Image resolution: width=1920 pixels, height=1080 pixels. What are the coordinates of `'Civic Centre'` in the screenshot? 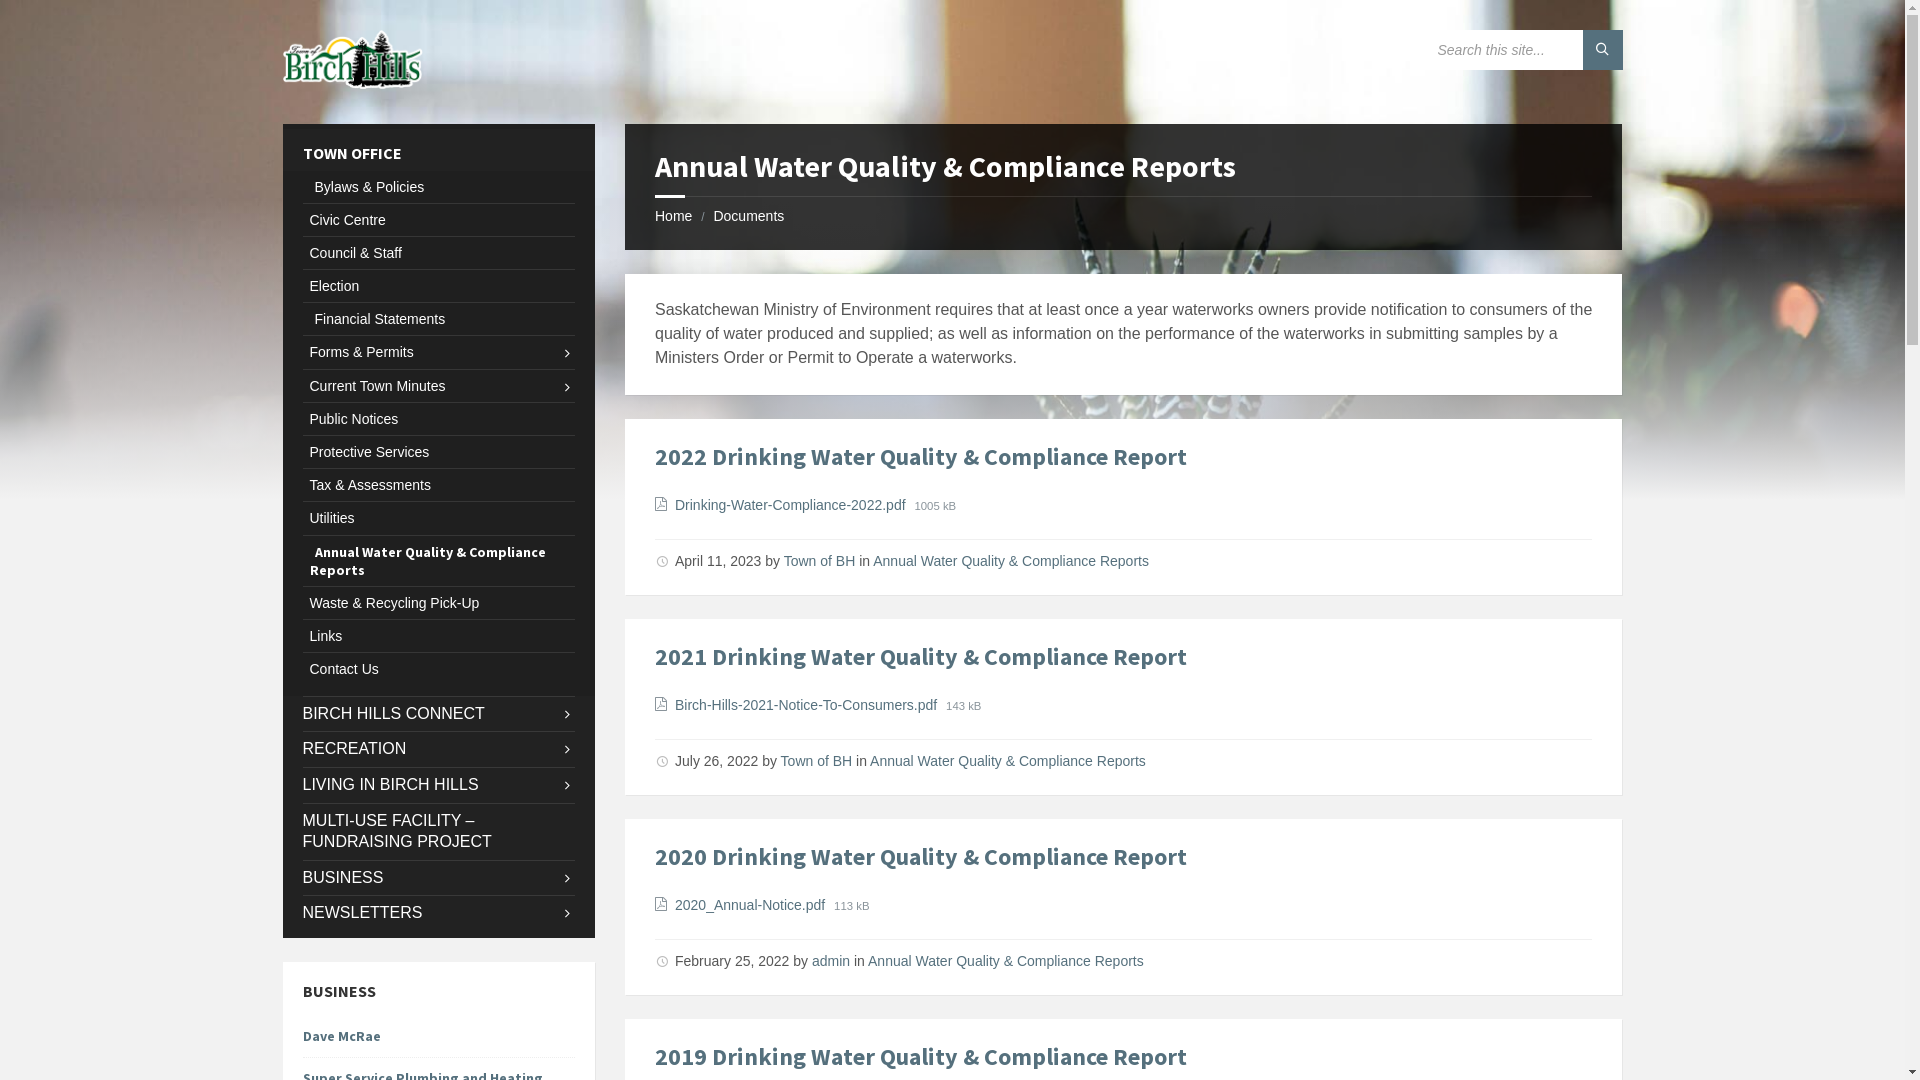 It's located at (436, 219).